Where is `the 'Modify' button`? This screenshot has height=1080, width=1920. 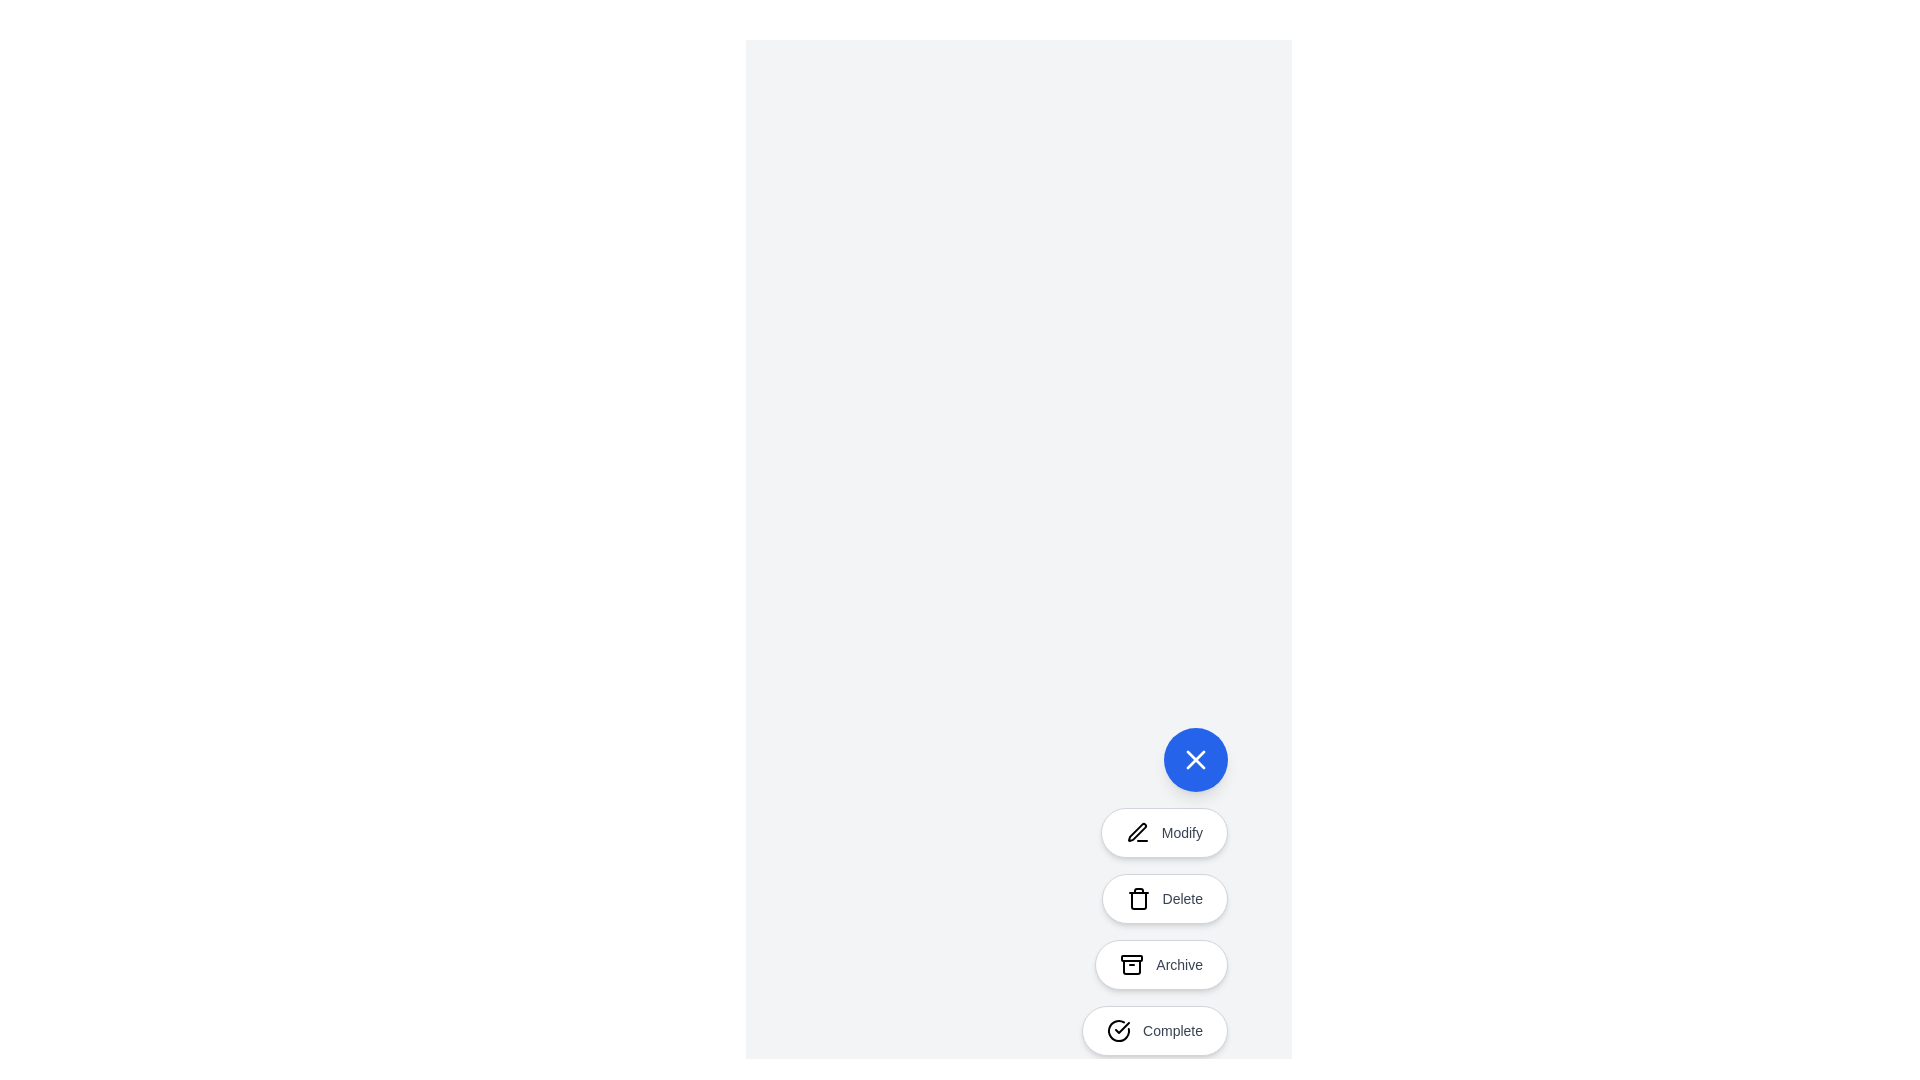 the 'Modify' button is located at coordinates (1164, 833).